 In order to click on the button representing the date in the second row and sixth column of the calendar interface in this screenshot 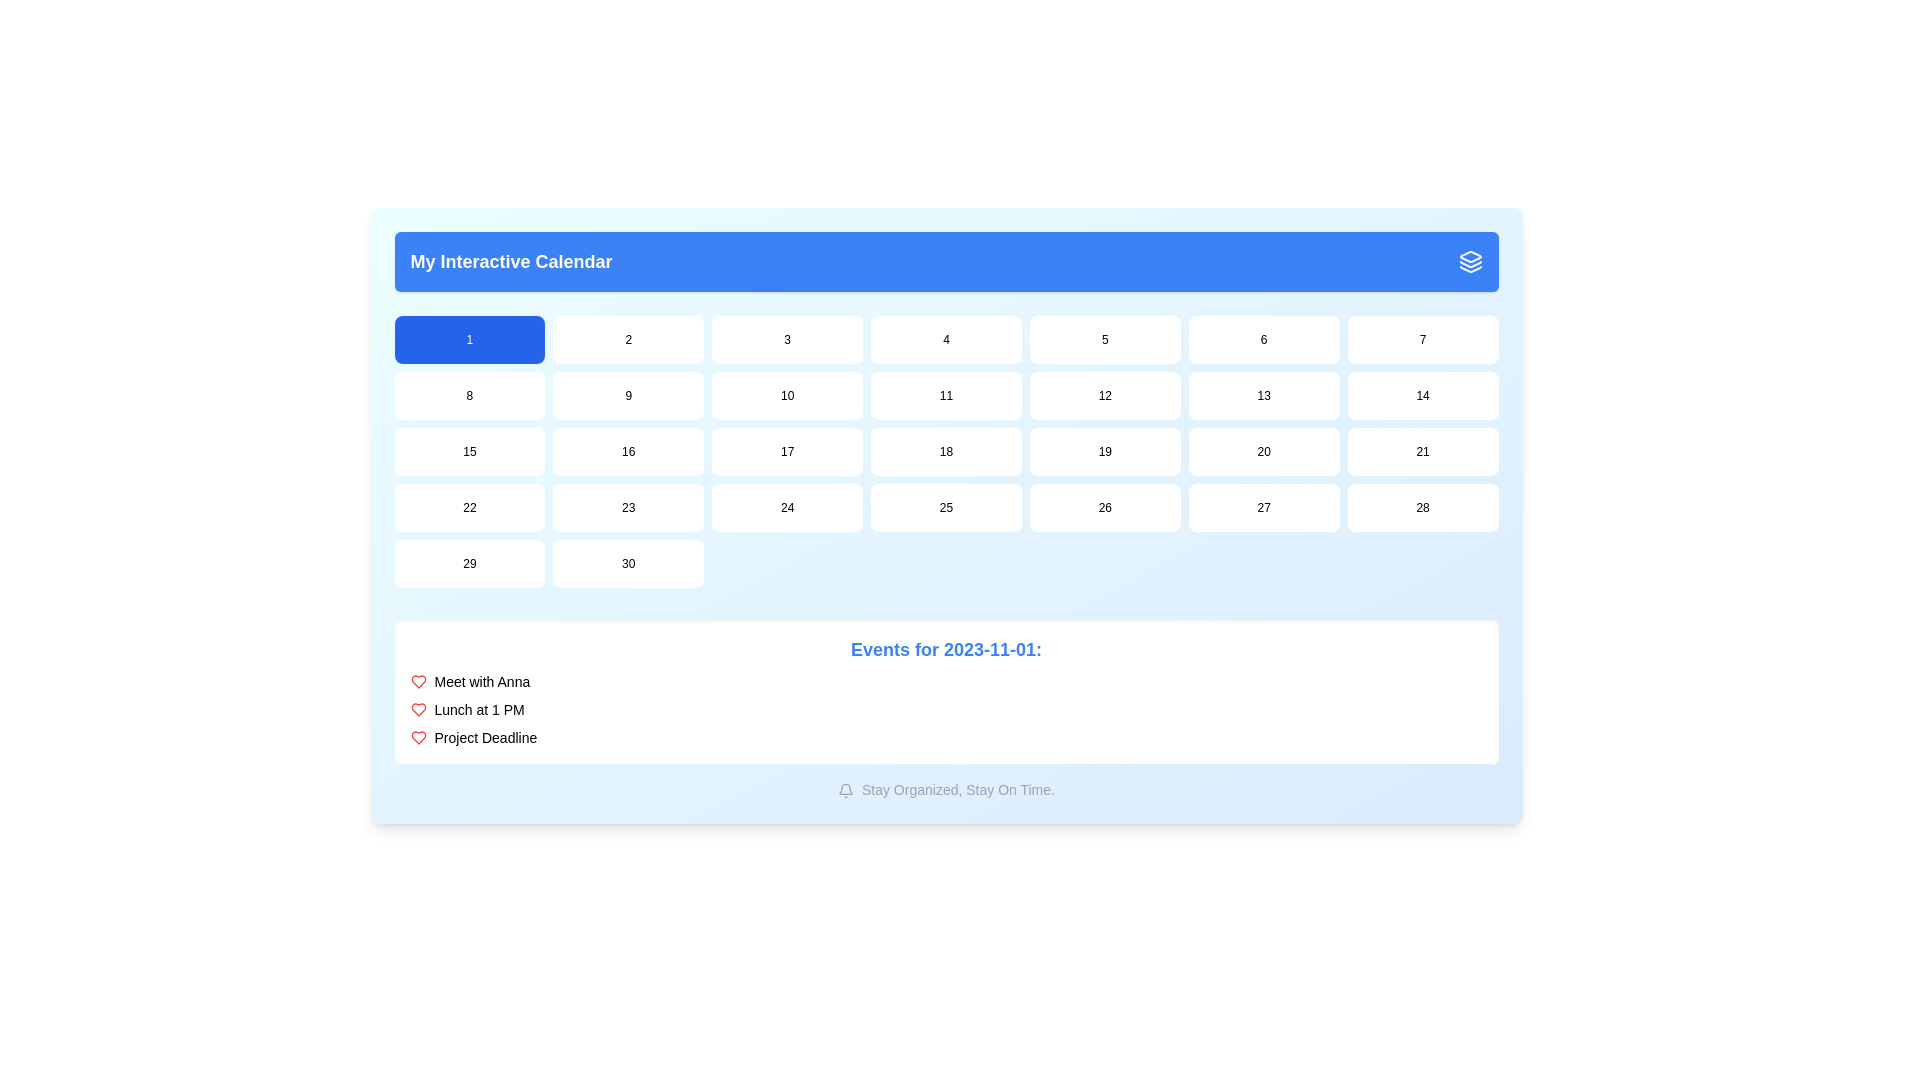, I will do `click(1263, 396)`.